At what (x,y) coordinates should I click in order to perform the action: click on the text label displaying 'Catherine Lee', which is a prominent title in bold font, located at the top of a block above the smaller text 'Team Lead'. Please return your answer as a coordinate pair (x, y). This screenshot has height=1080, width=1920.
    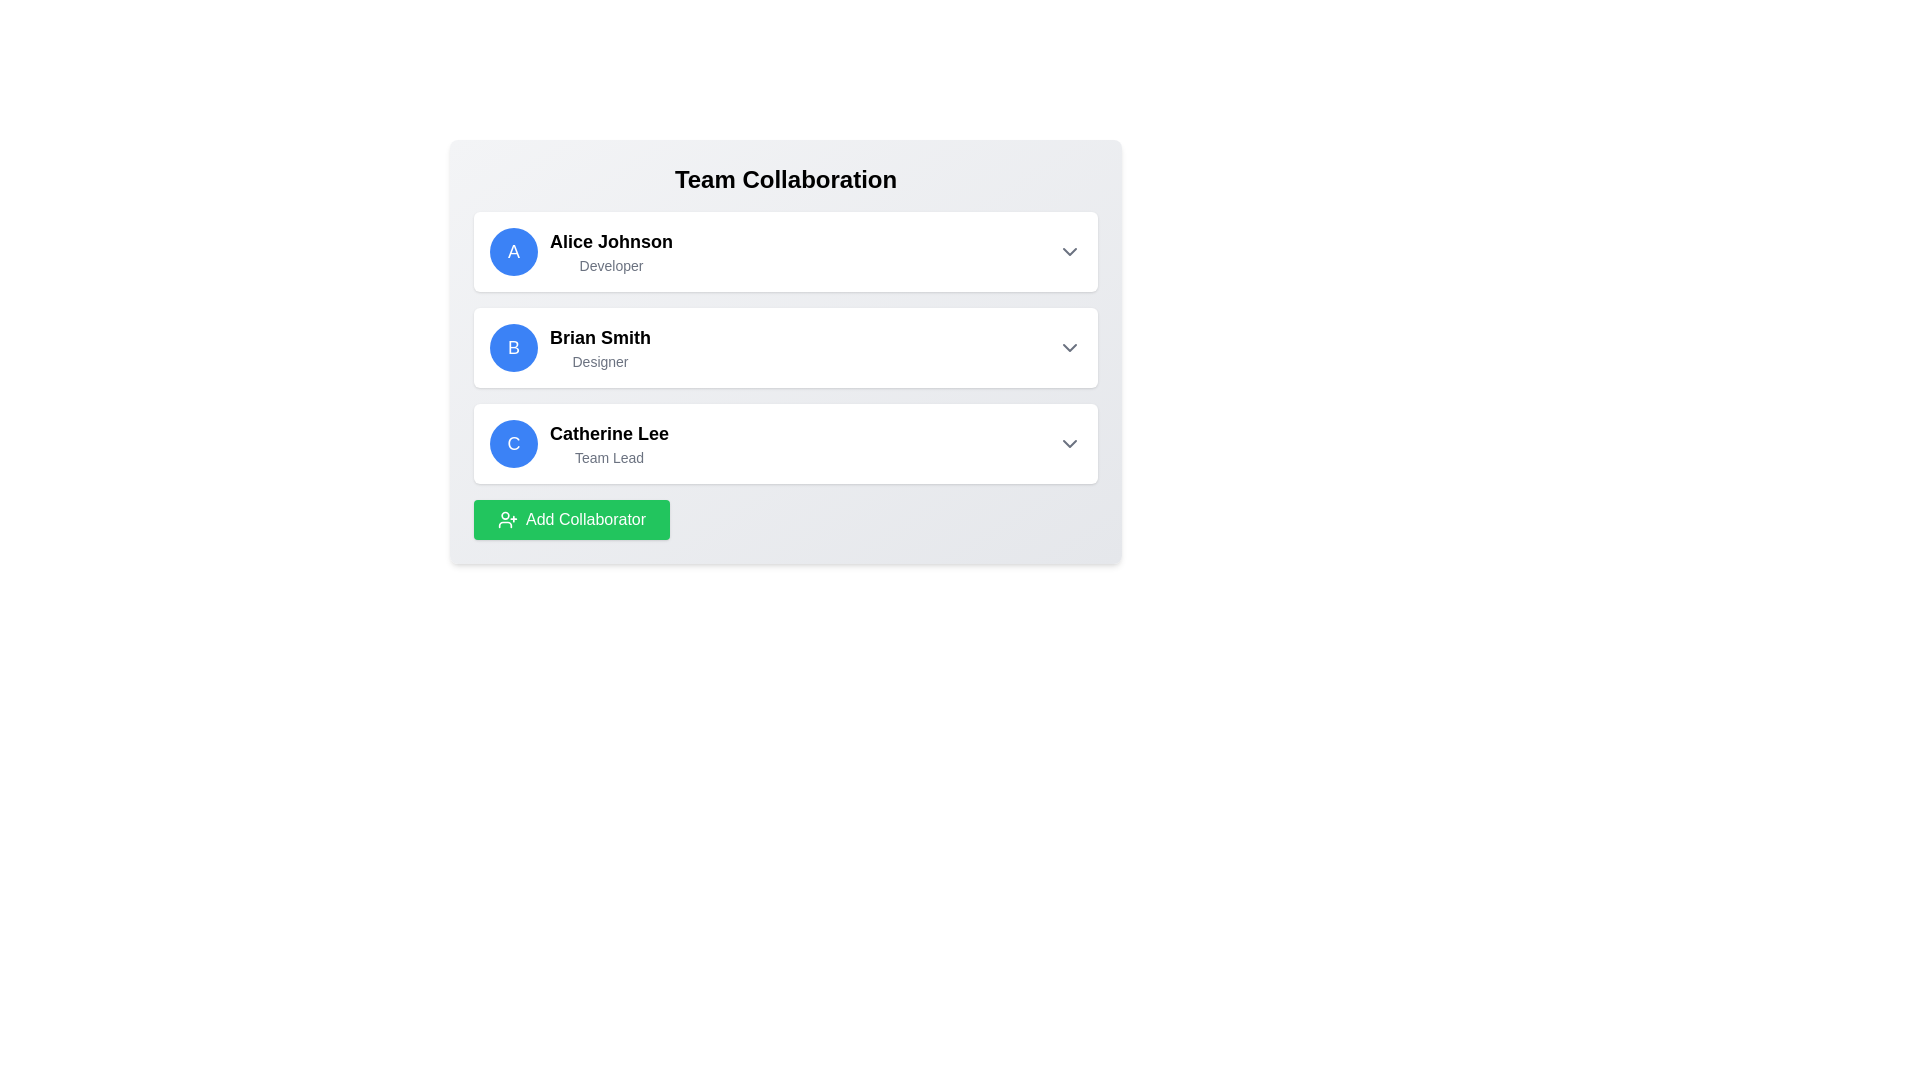
    Looking at the image, I should click on (608, 433).